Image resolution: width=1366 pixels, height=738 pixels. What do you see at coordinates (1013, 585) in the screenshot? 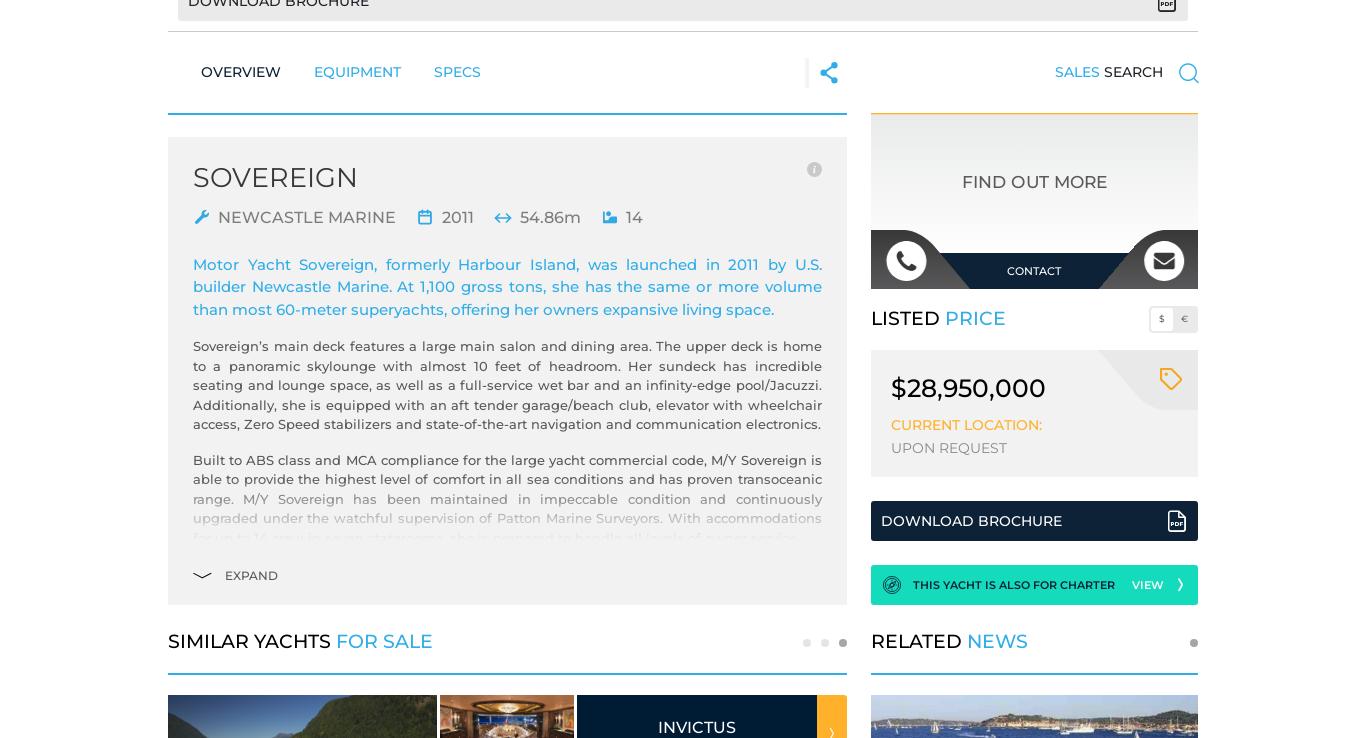
I see `'This yacht is also for charter'` at bounding box center [1013, 585].